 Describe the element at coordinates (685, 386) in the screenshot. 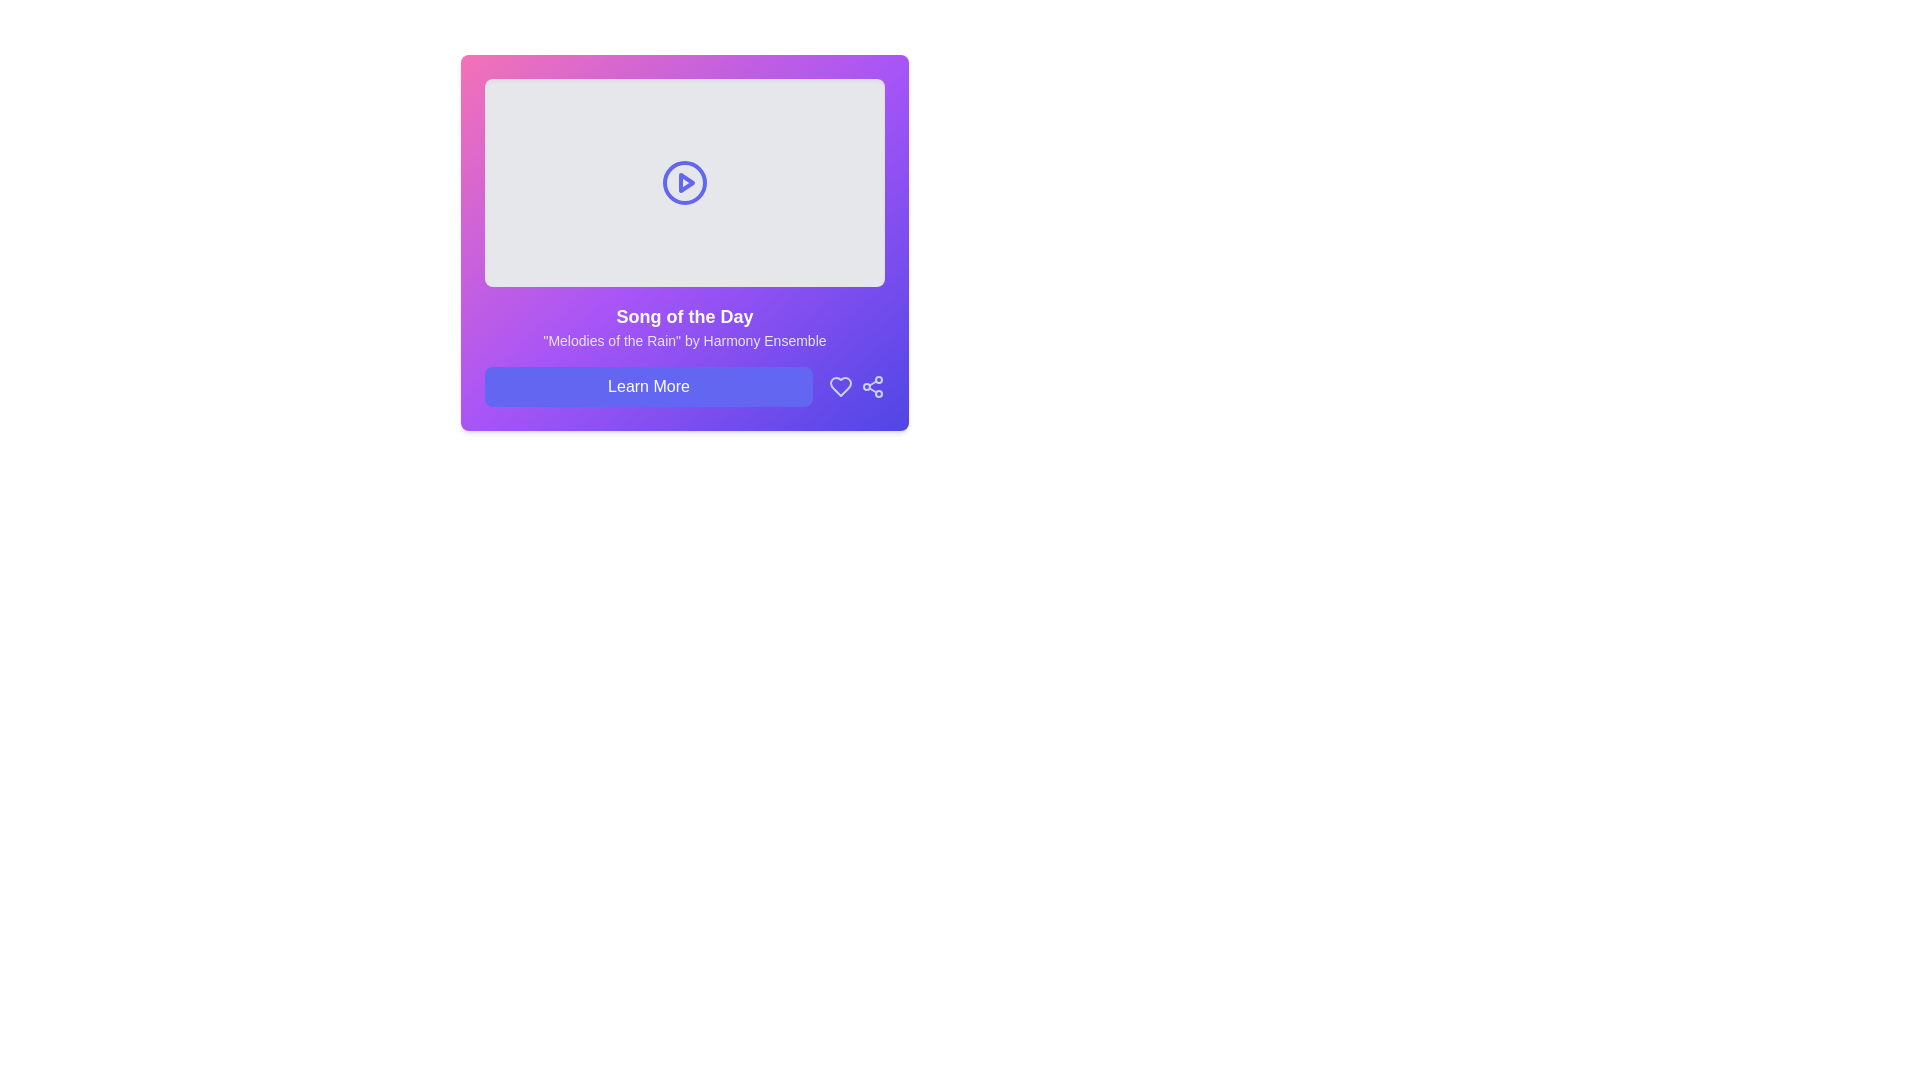

I see `the button located near the bottom-center of a rounded rectangular card with a purple gradient background, which is the leftmost element in a horizontal alignment with an icon to its right` at that location.